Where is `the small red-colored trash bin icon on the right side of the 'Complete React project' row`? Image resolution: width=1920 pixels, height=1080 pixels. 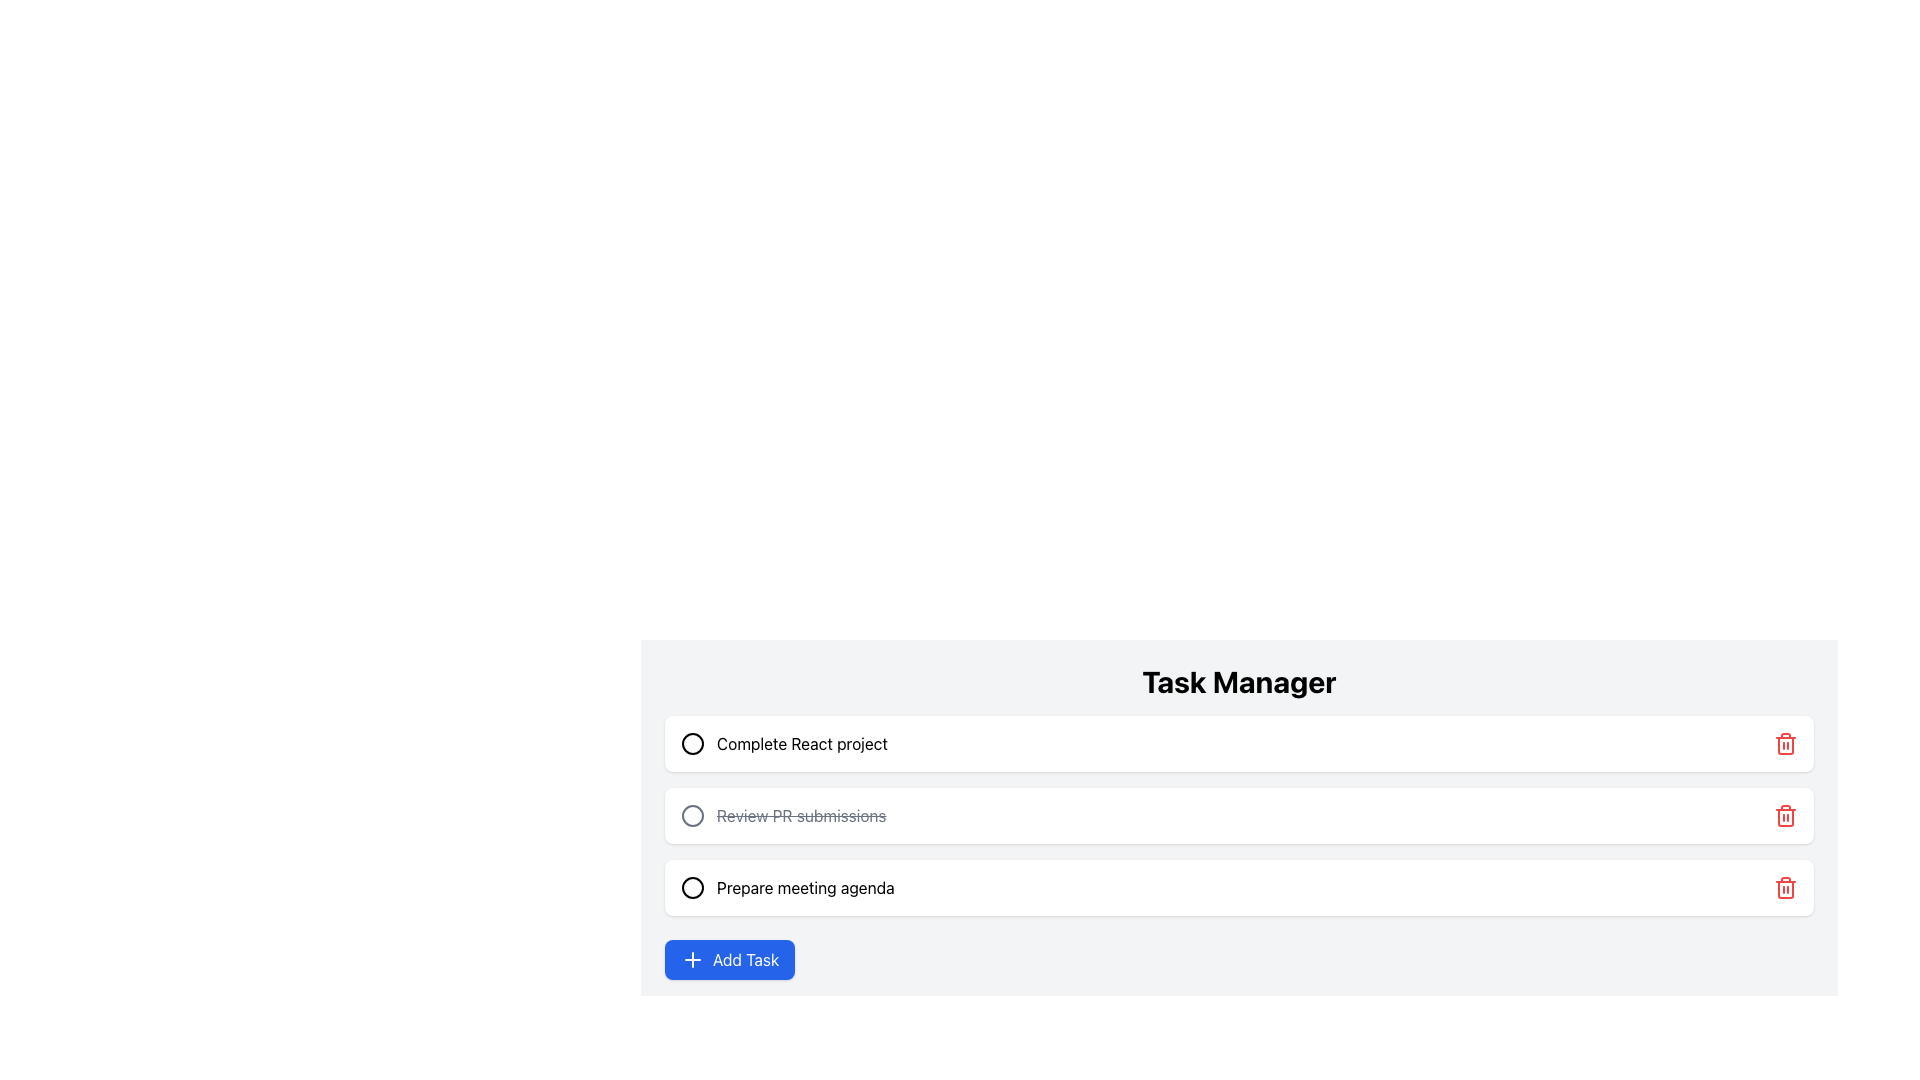
the small red-colored trash bin icon on the right side of the 'Complete React project' row is located at coordinates (1785, 744).